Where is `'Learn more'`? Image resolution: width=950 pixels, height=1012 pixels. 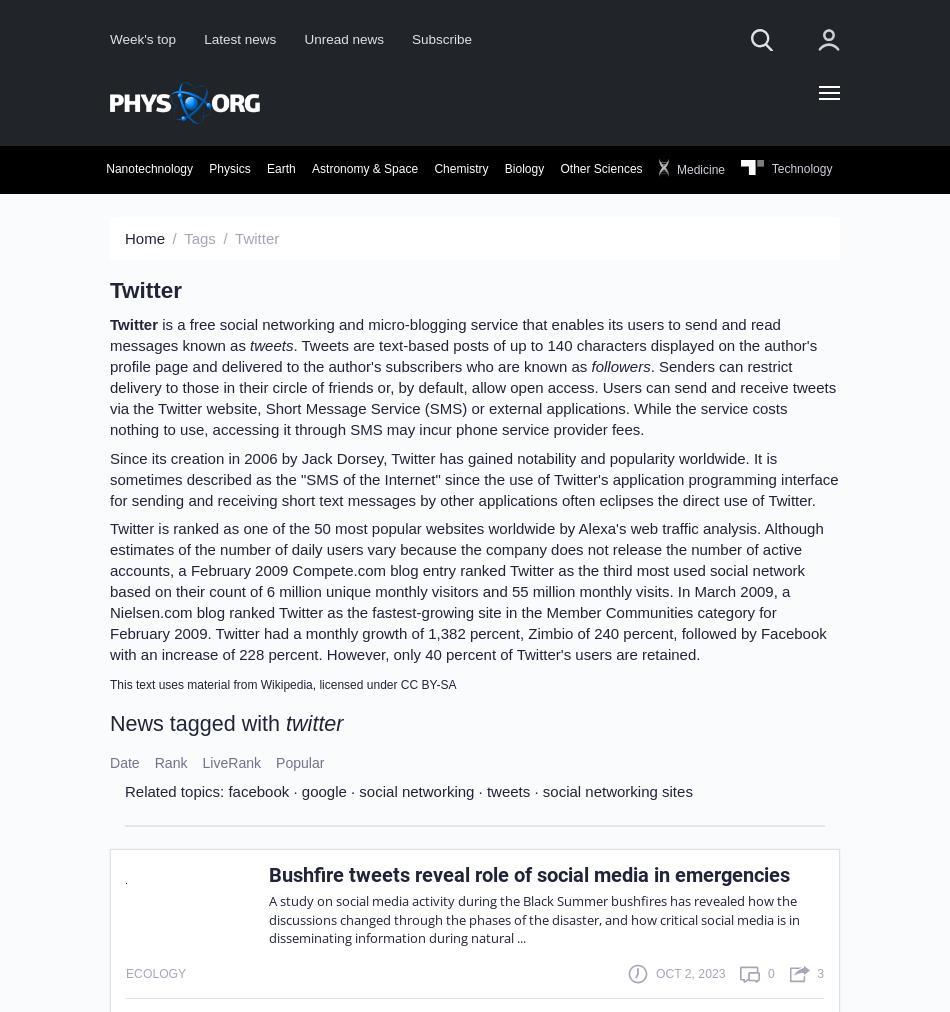
'Learn more' is located at coordinates (573, 448).